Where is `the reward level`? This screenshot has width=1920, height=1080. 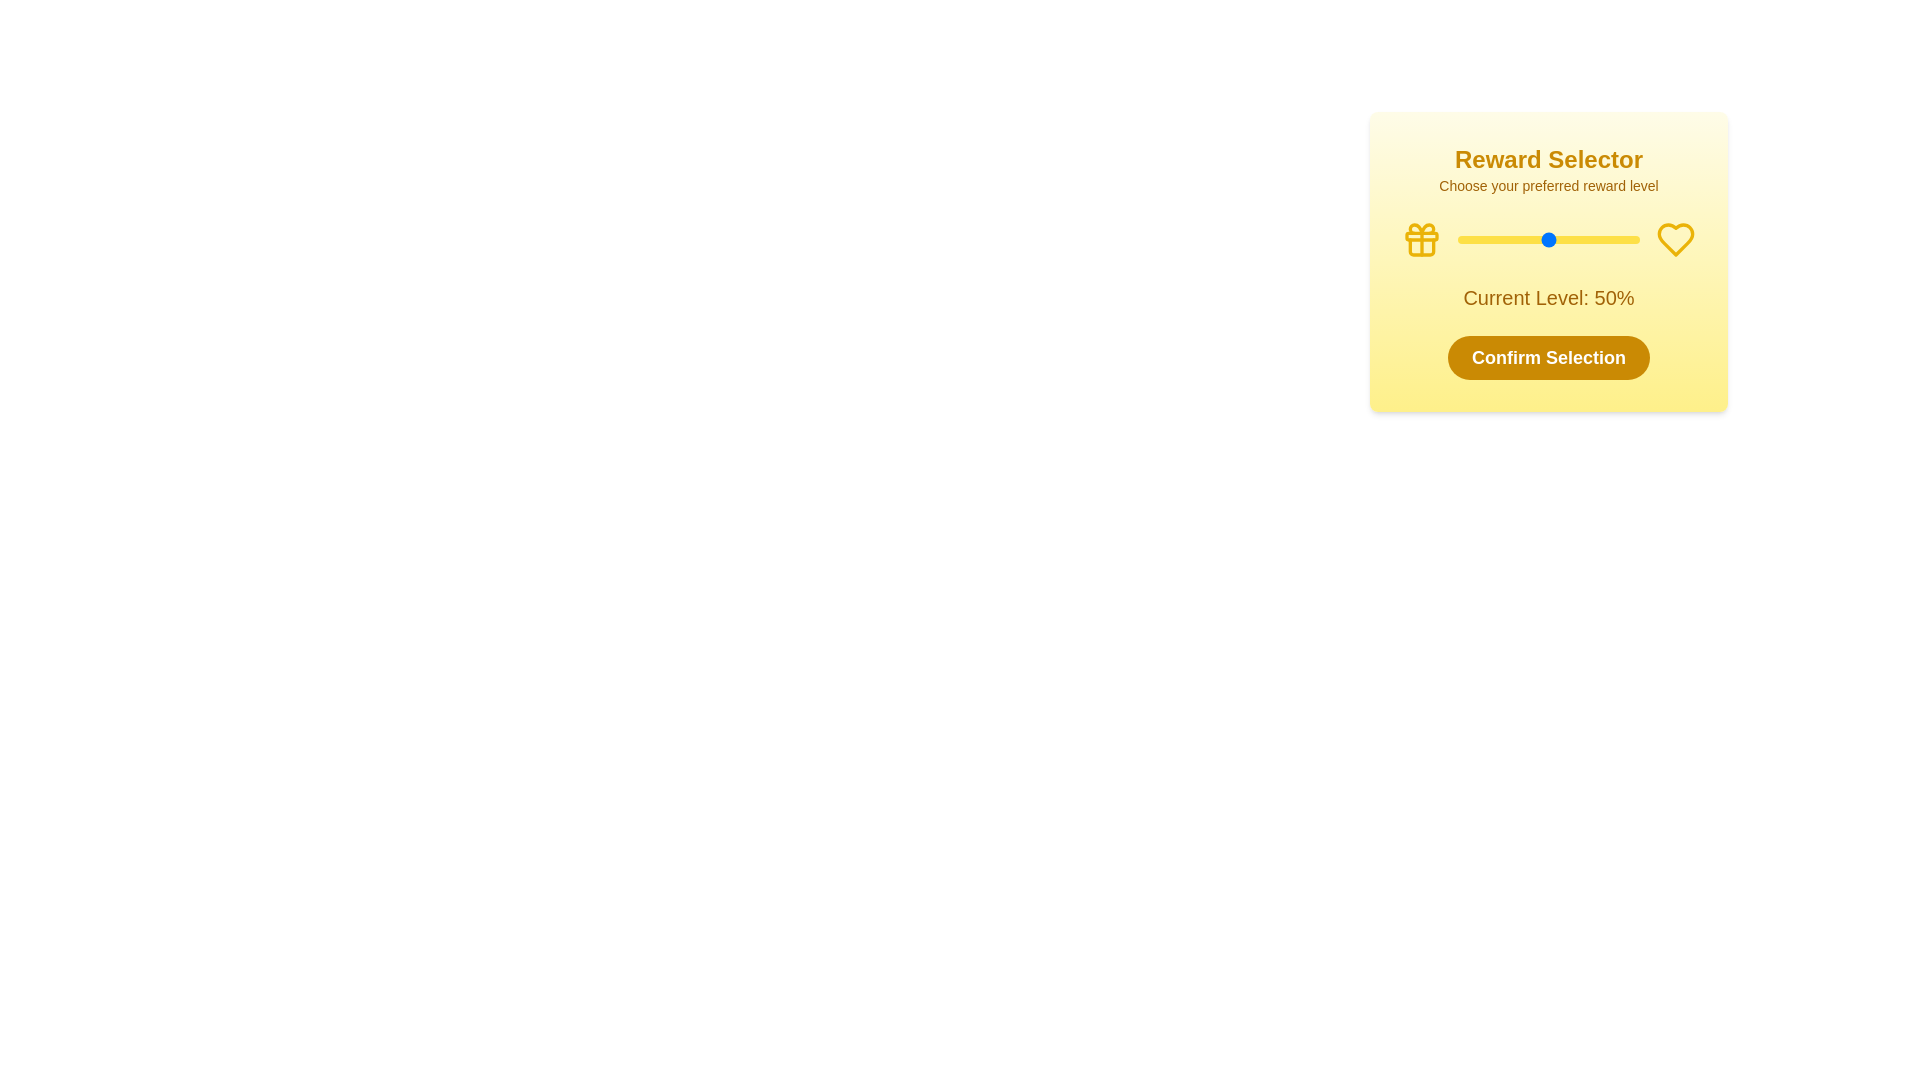
the reward level is located at coordinates (1595, 238).